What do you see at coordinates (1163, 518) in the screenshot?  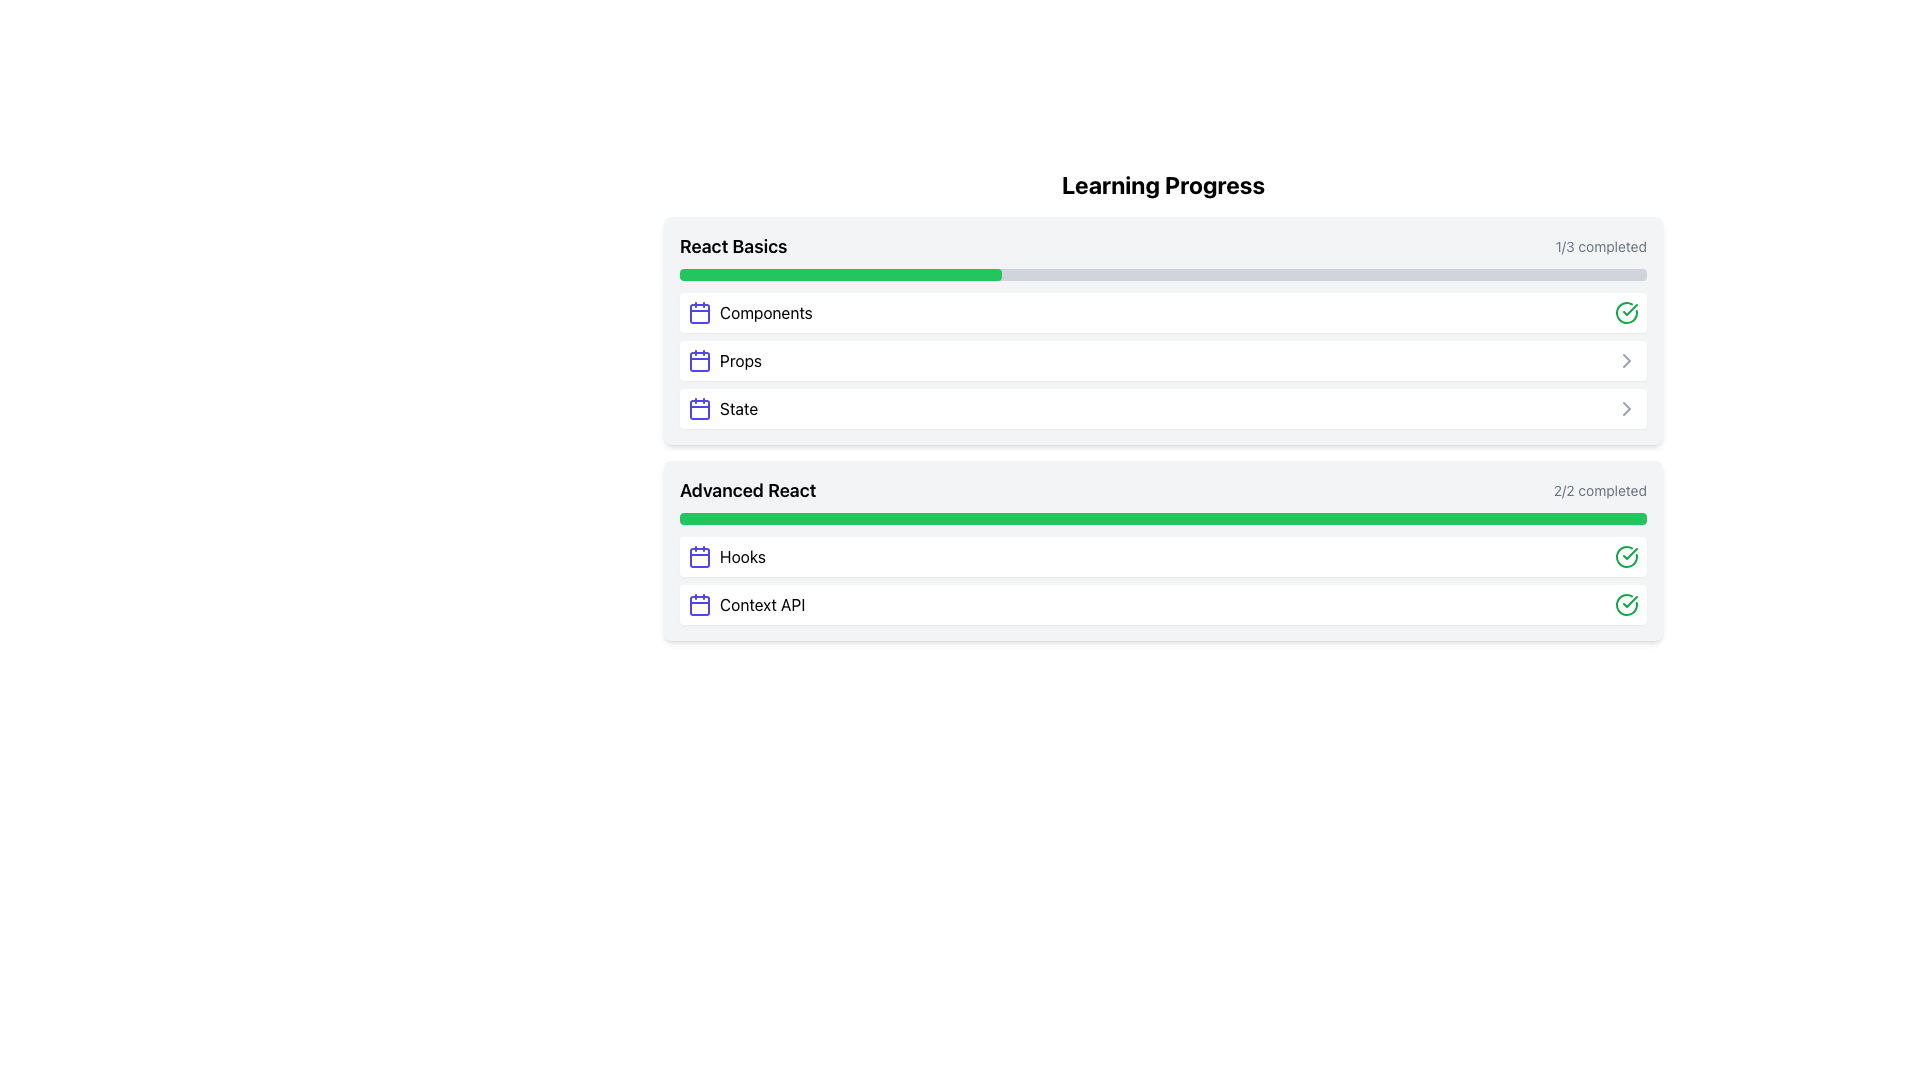 I see `the progress indication of the Progress Bar, which is the third item in the 'Advanced React' section, located between '2/2 completed' and the 'Hooks' and 'Context API' sections` at bounding box center [1163, 518].